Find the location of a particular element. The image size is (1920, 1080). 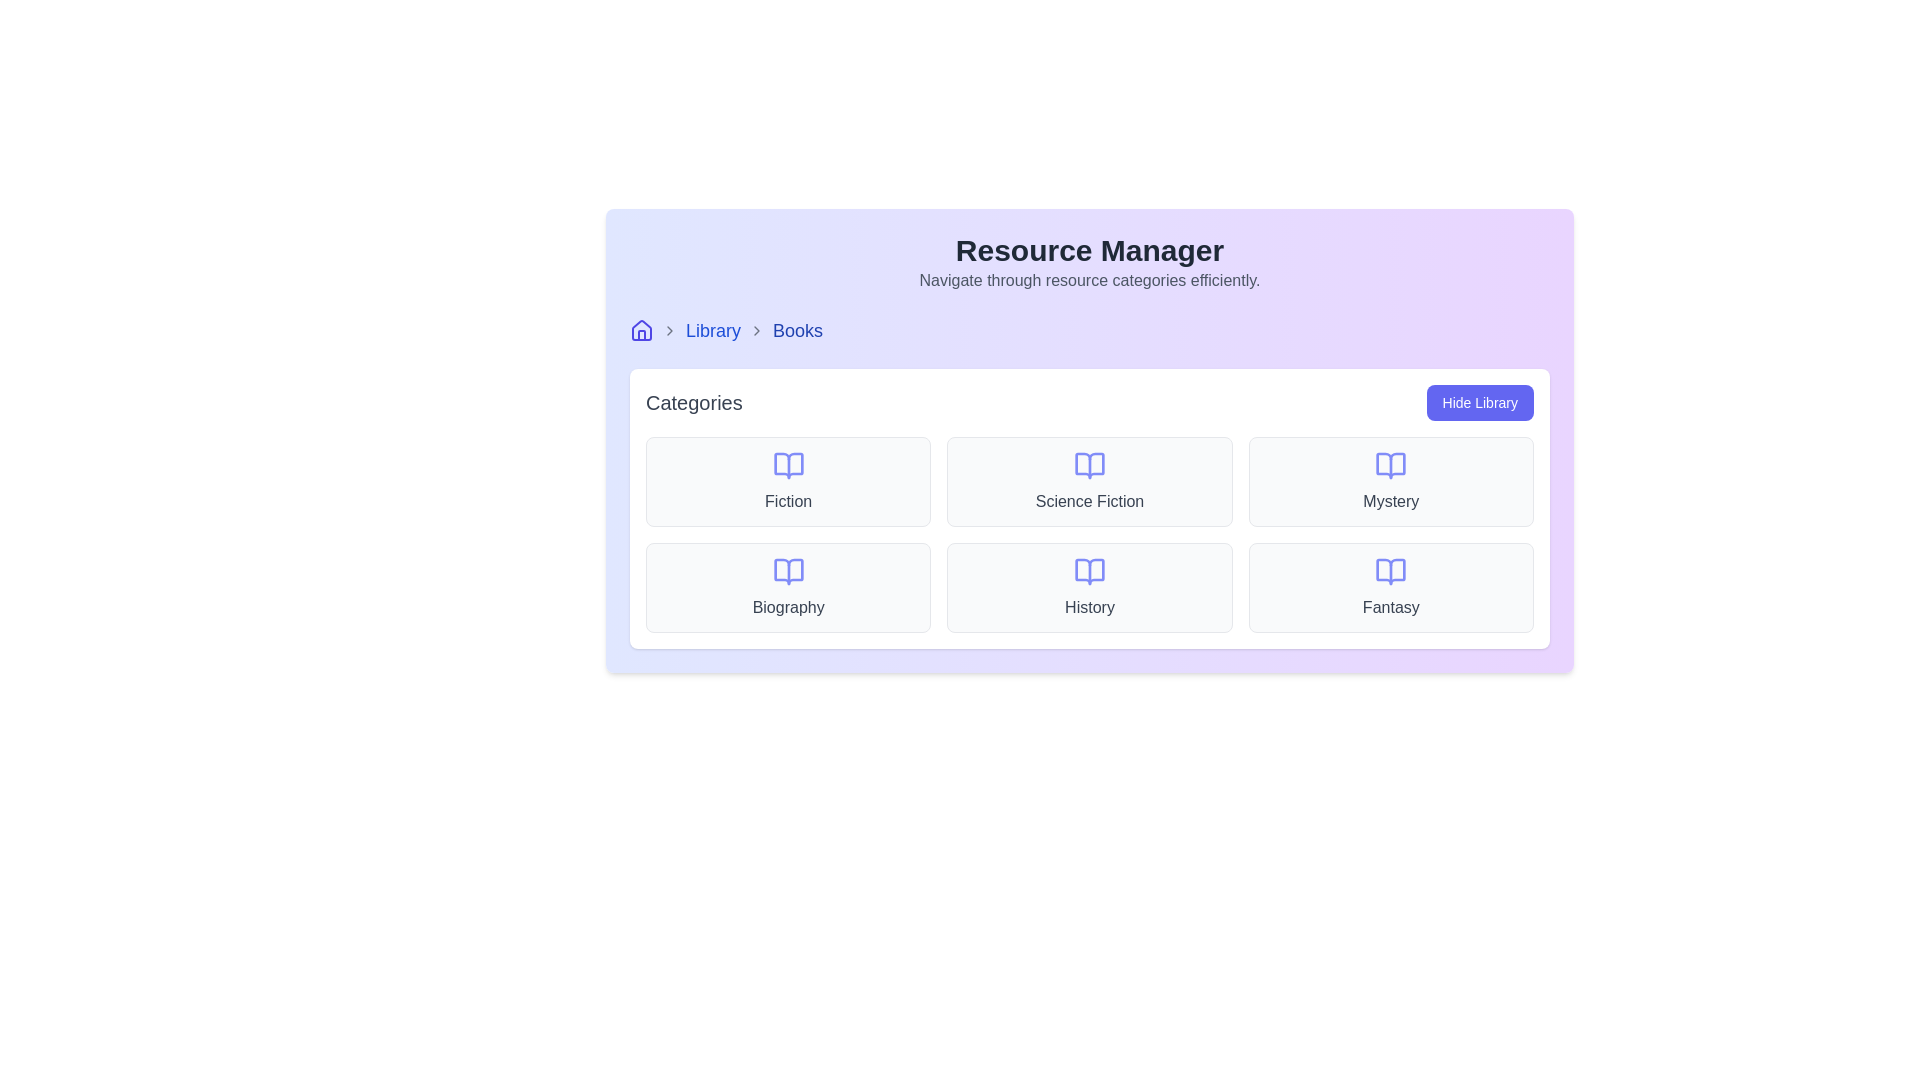

the second chevron icon in the breadcrumb navigation, which visually connects the 'Library' and 'Books' sections is located at coordinates (756, 330).